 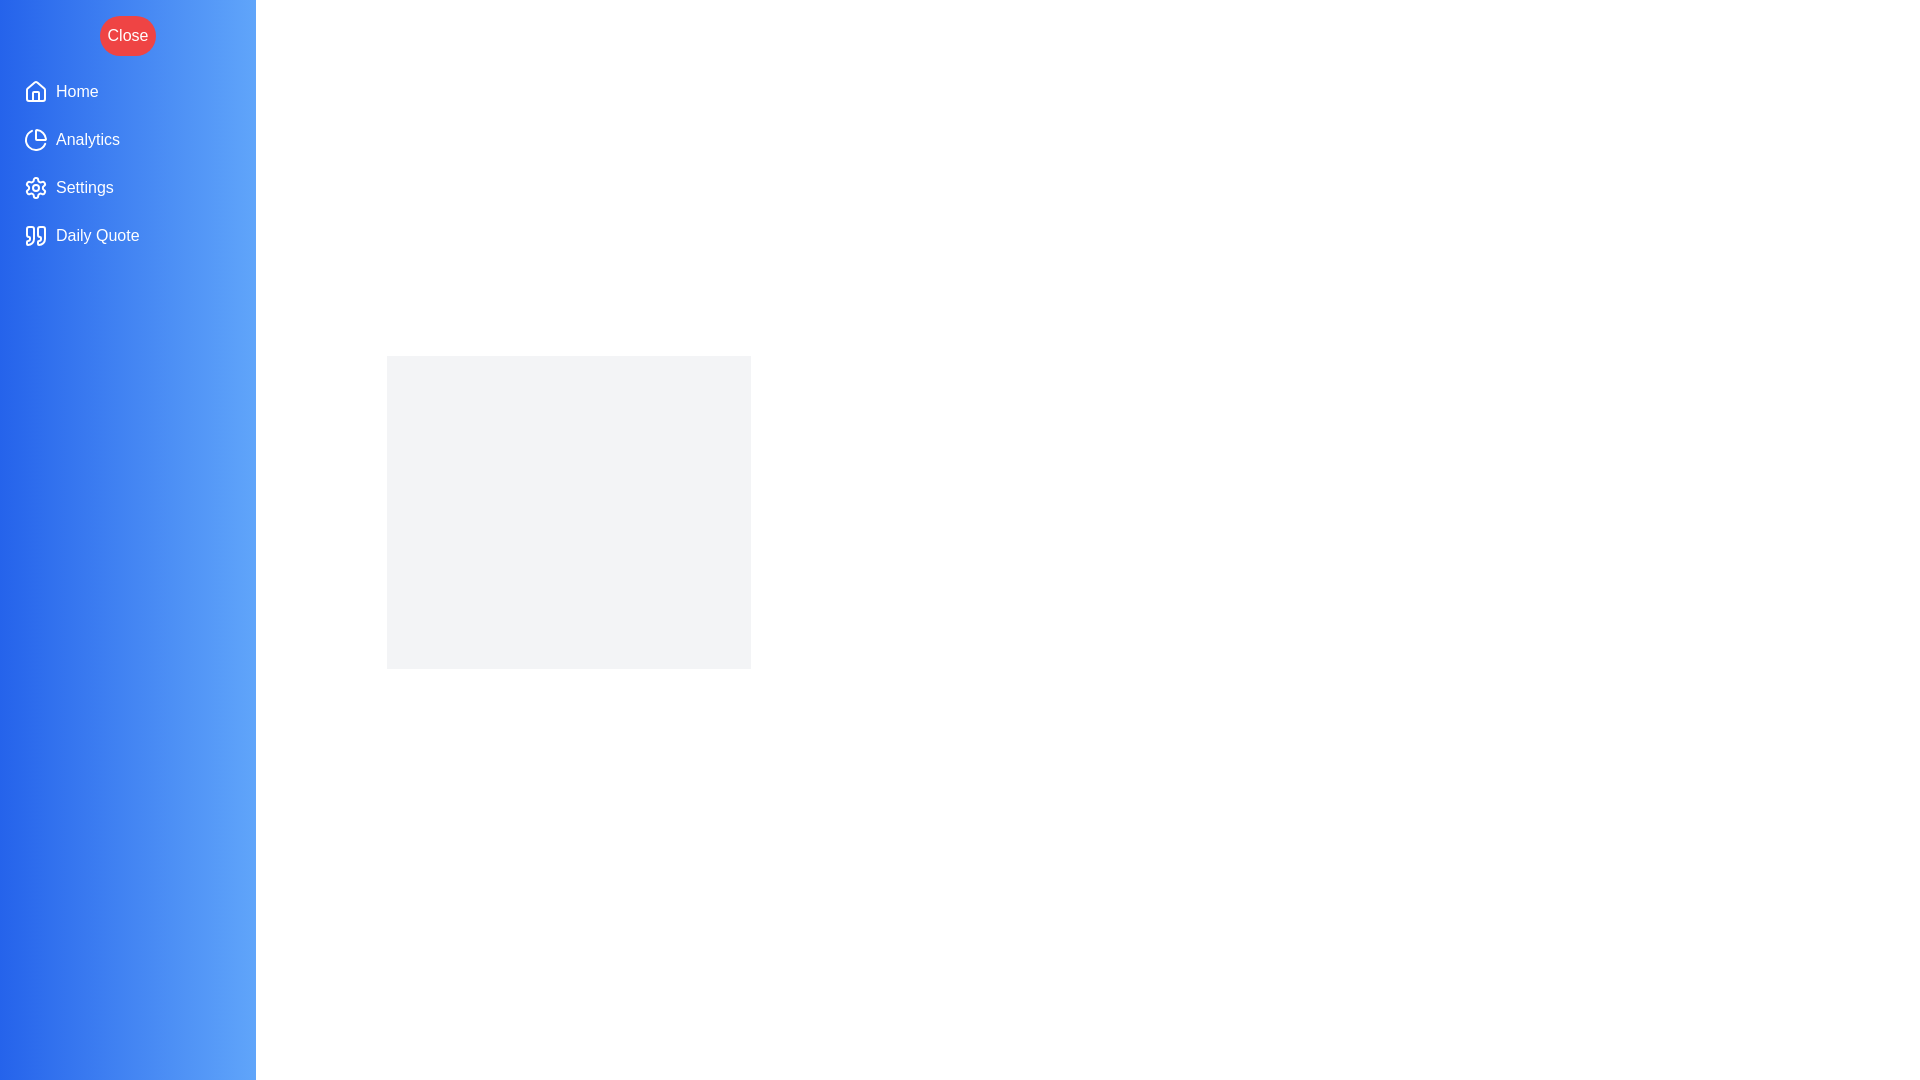 What do you see at coordinates (127, 92) in the screenshot?
I see `the menu item labeled Home` at bounding box center [127, 92].